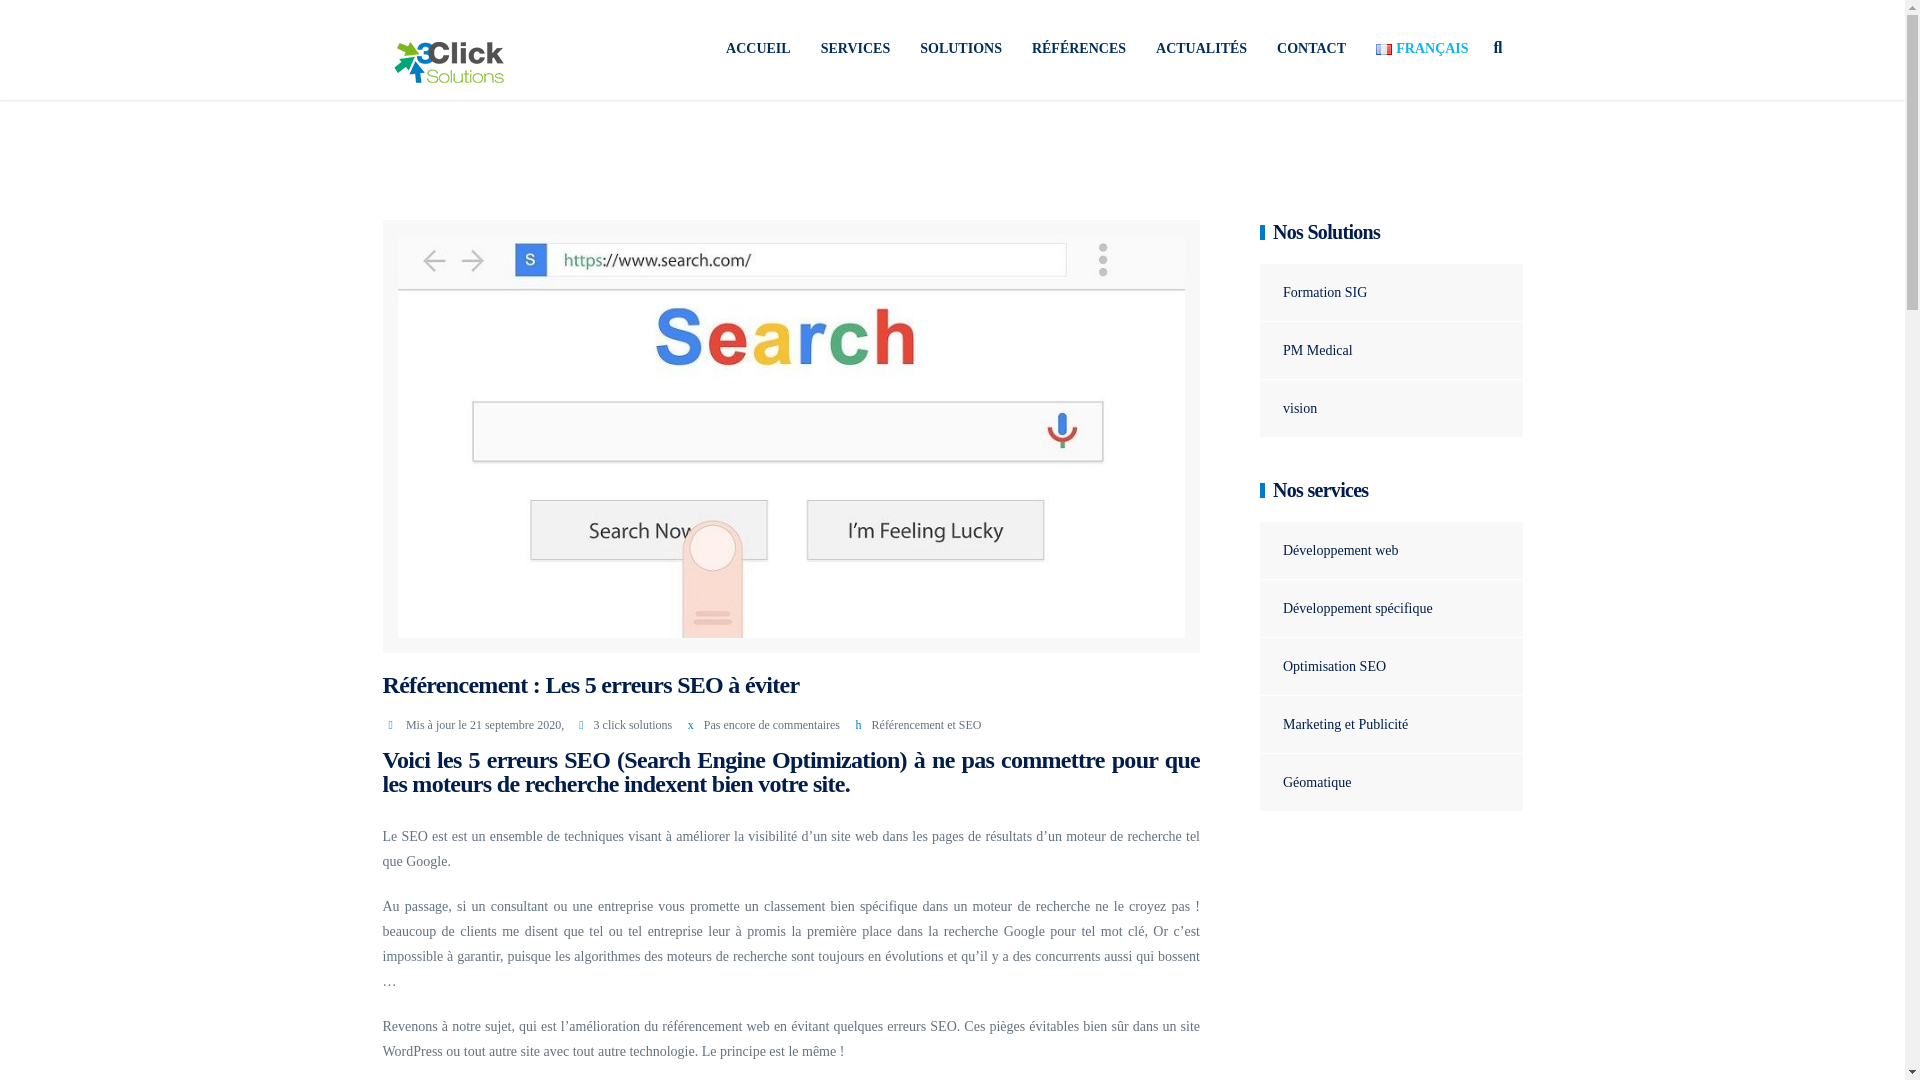 Image resolution: width=1920 pixels, height=1080 pixels. I want to click on 'Formation SIG', so click(1313, 292).